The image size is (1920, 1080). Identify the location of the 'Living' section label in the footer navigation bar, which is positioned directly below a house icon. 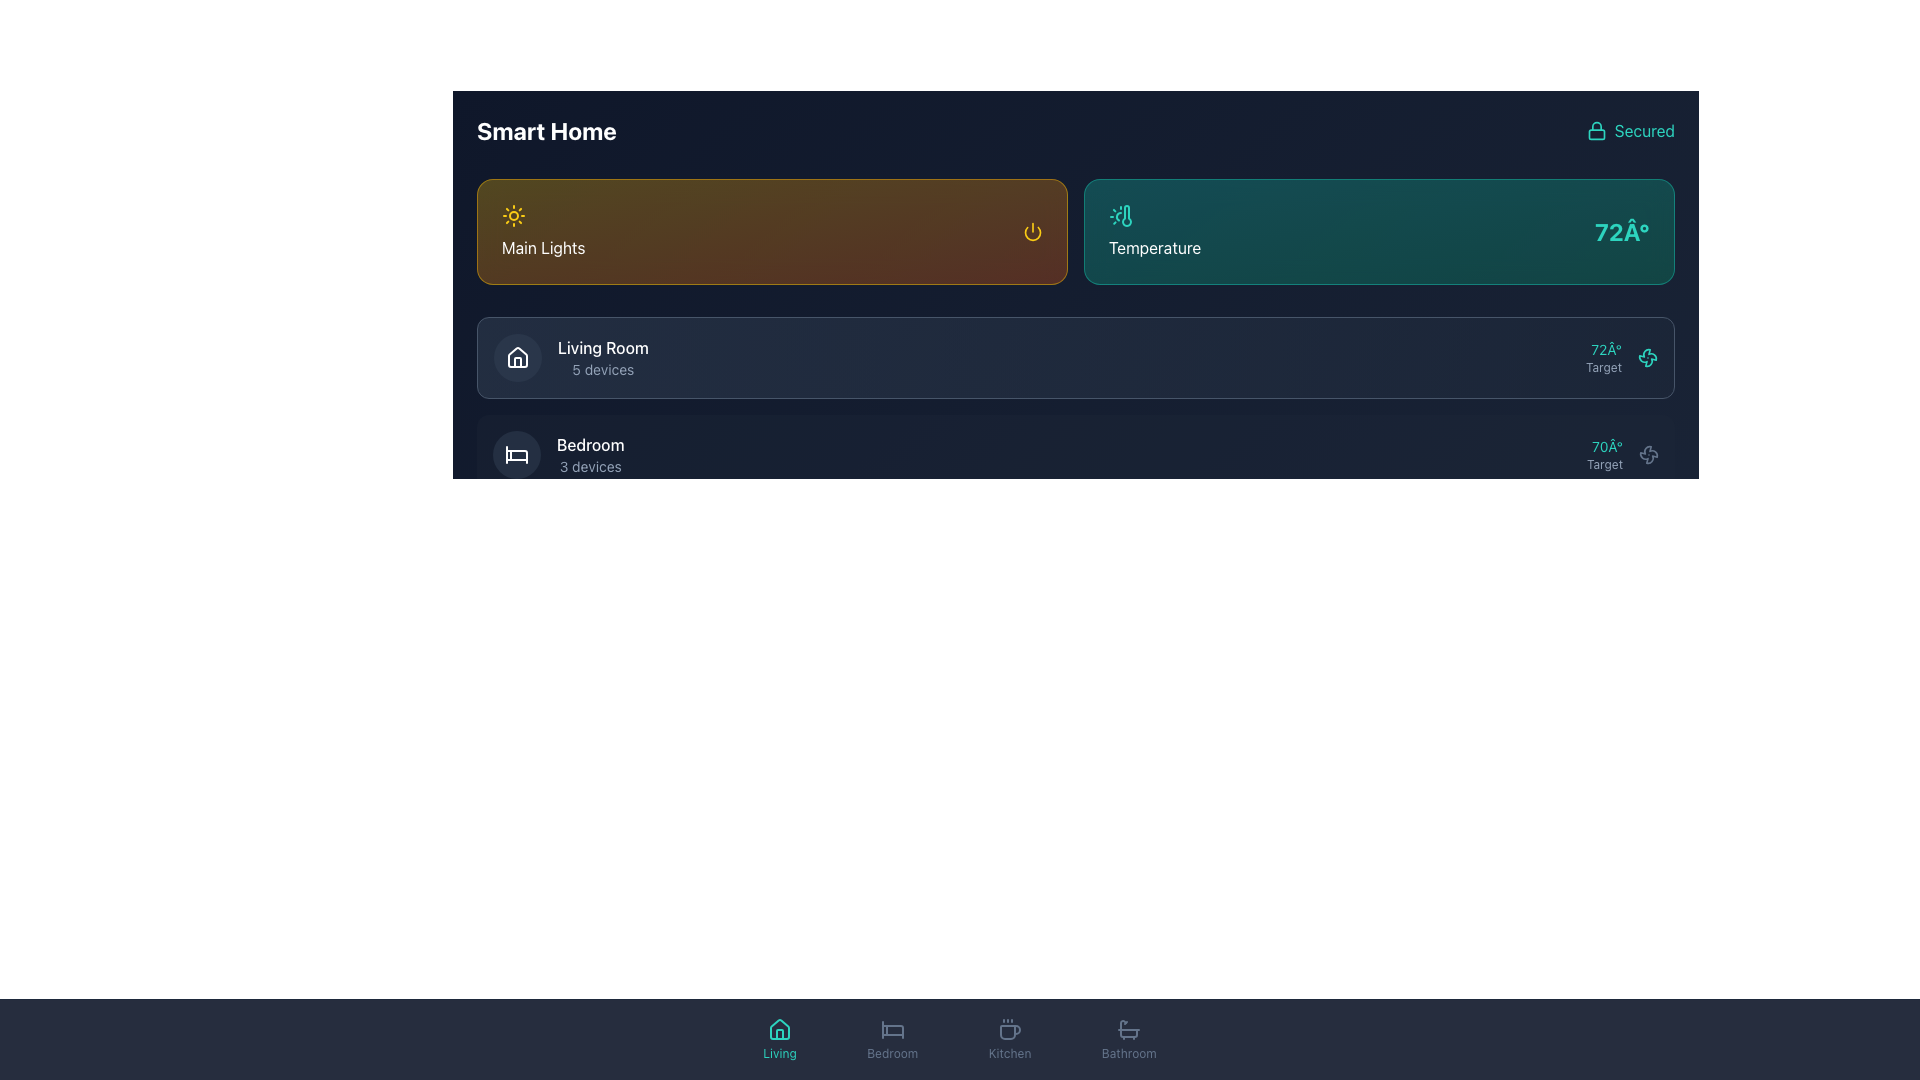
(778, 1052).